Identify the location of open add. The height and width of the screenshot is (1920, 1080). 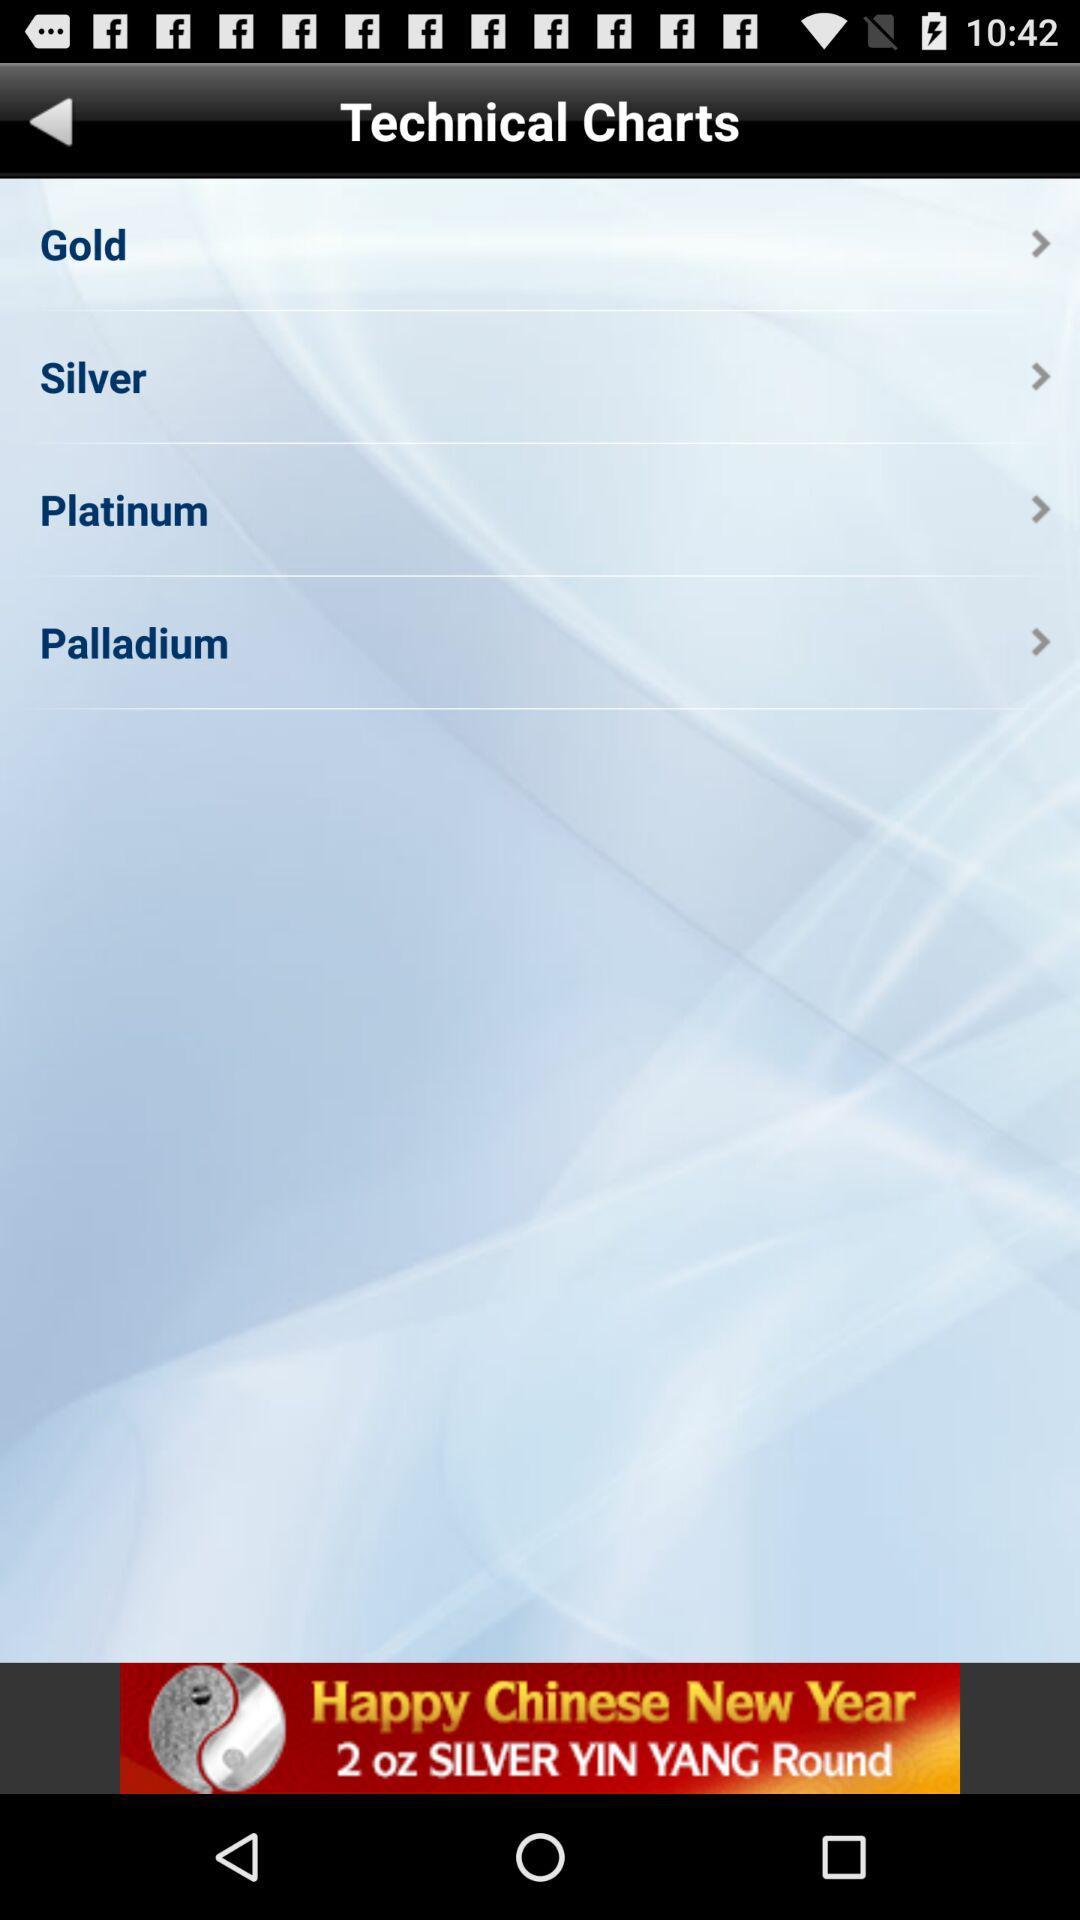
(540, 1727).